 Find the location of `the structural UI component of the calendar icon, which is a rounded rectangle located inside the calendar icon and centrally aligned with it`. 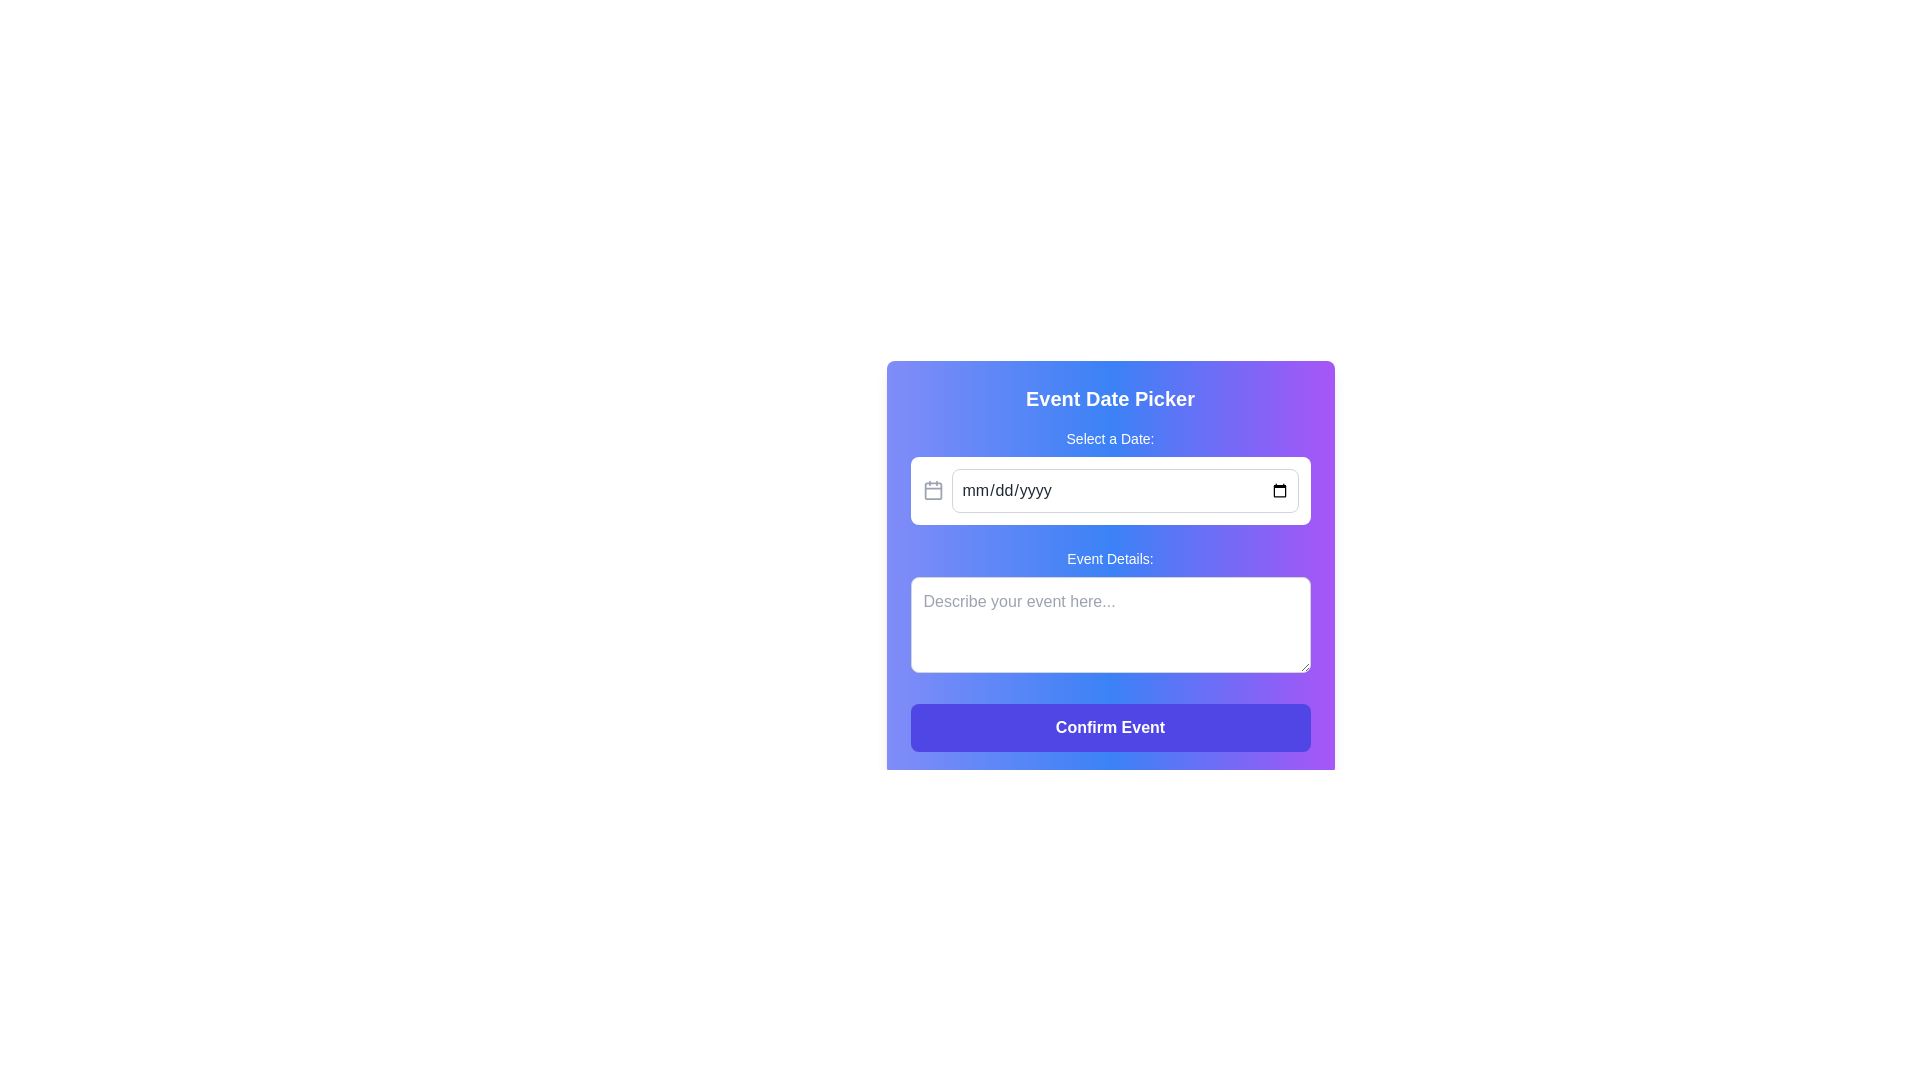

the structural UI component of the calendar icon, which is a rounded rectangle located inside the calendar icon and centrally aligned with it is located at coordinates (932, 491).